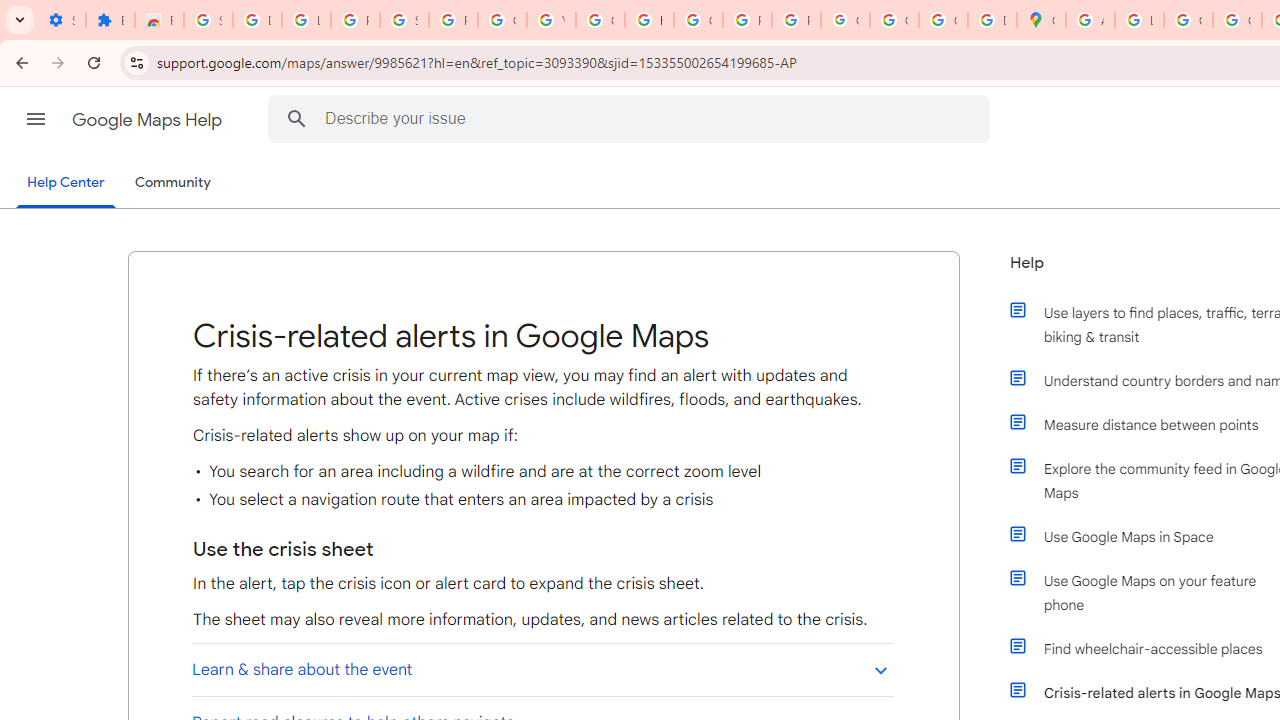 The width and height of the screenshot is (1280, 720). I want to click on 'Reviews: Helix Fruit Jump Arcade Game', so click(158, 20).